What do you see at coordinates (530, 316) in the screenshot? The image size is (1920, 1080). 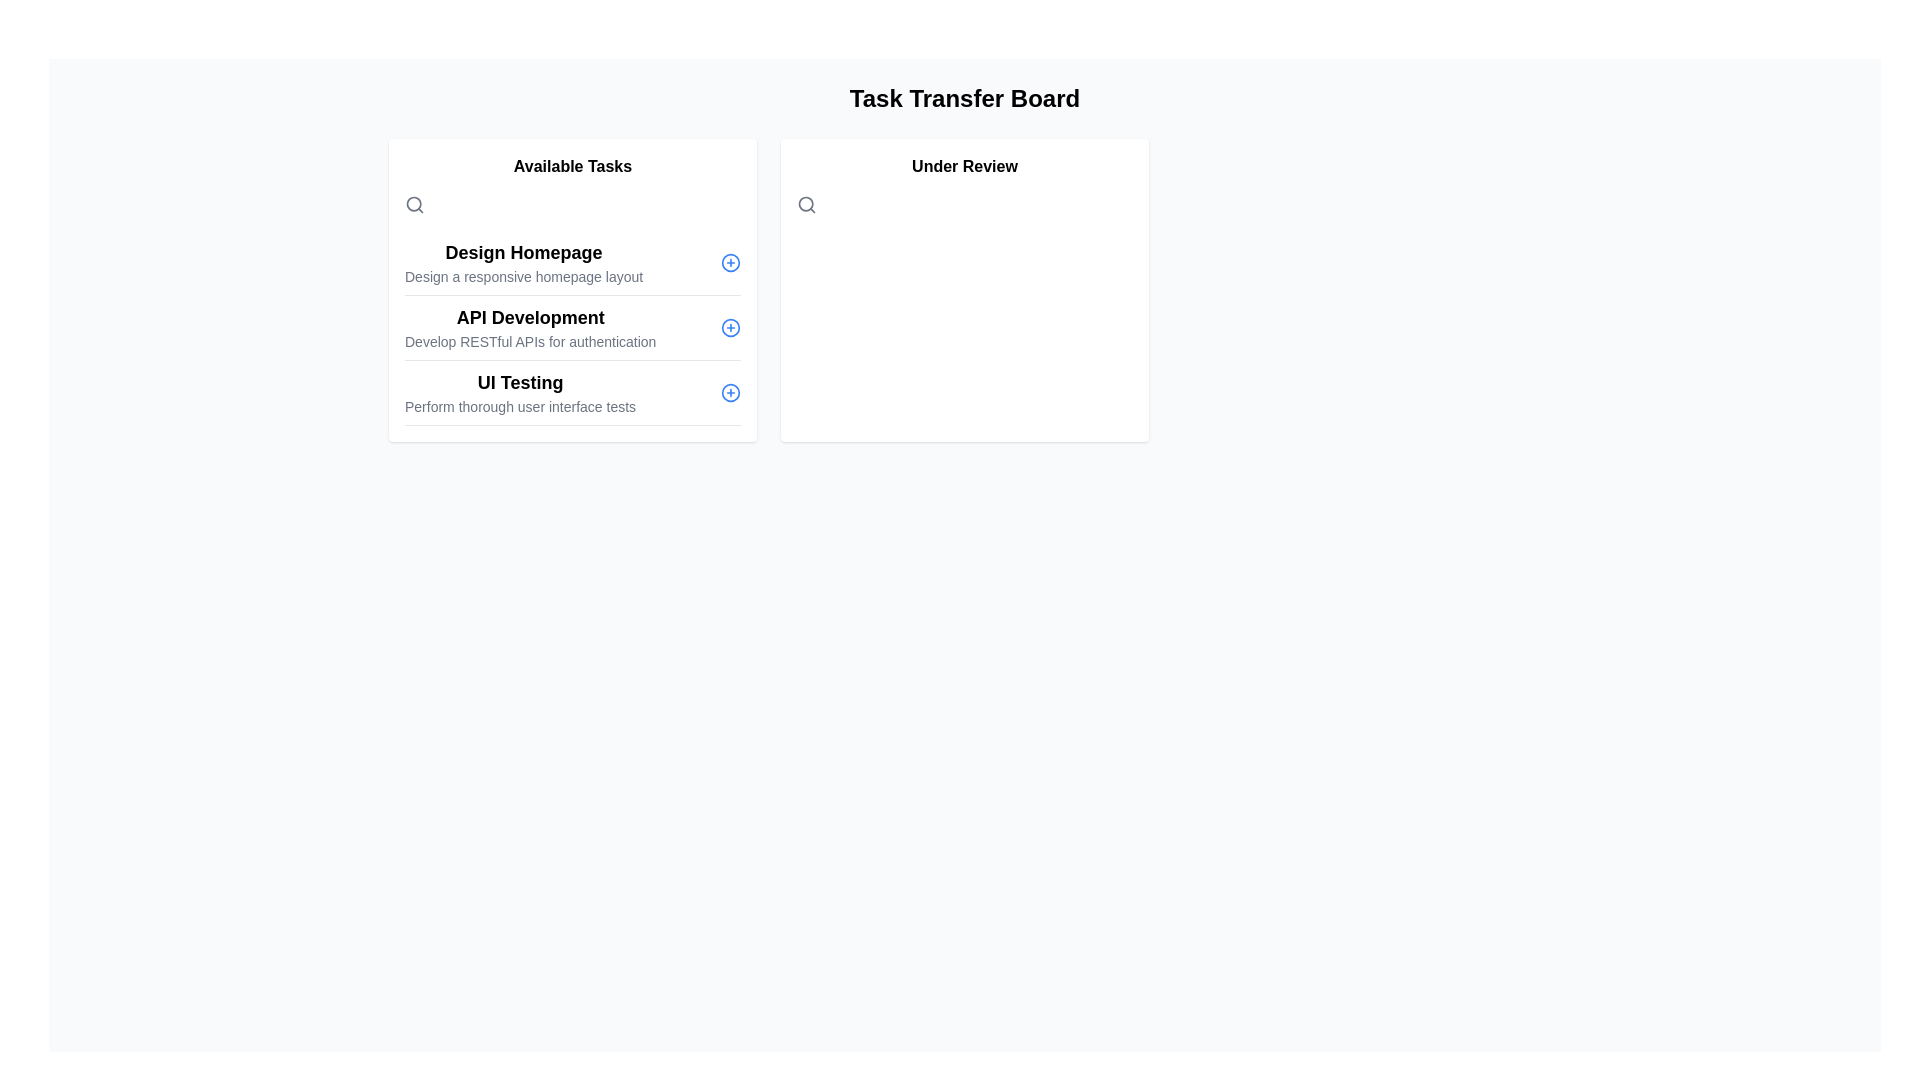 I see `the 'API Development' text header located in the 'Available Tasks' column, positioned centrally between 'Design Homepage' and the task description below` at bounding box center [530, 316].